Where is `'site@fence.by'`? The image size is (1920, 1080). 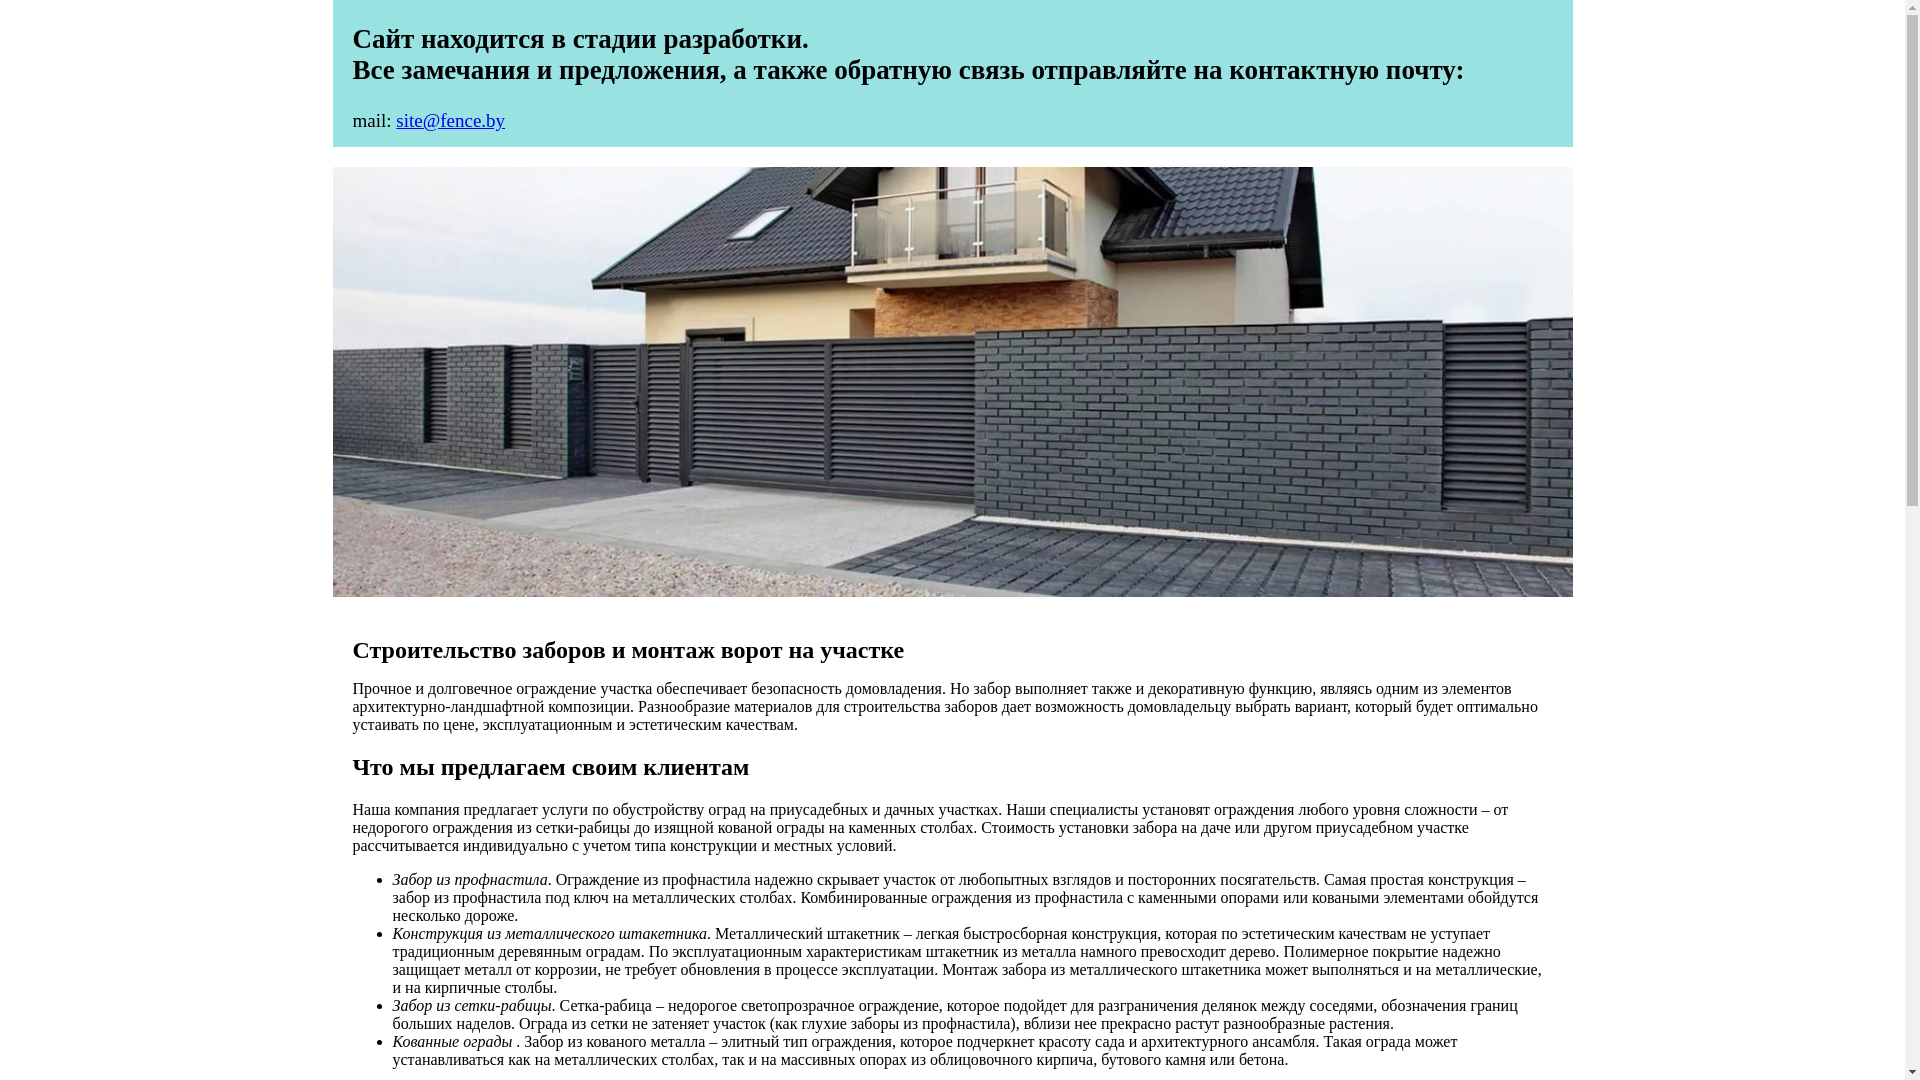
'site@fence.by' is located at coordinates (449, 120).